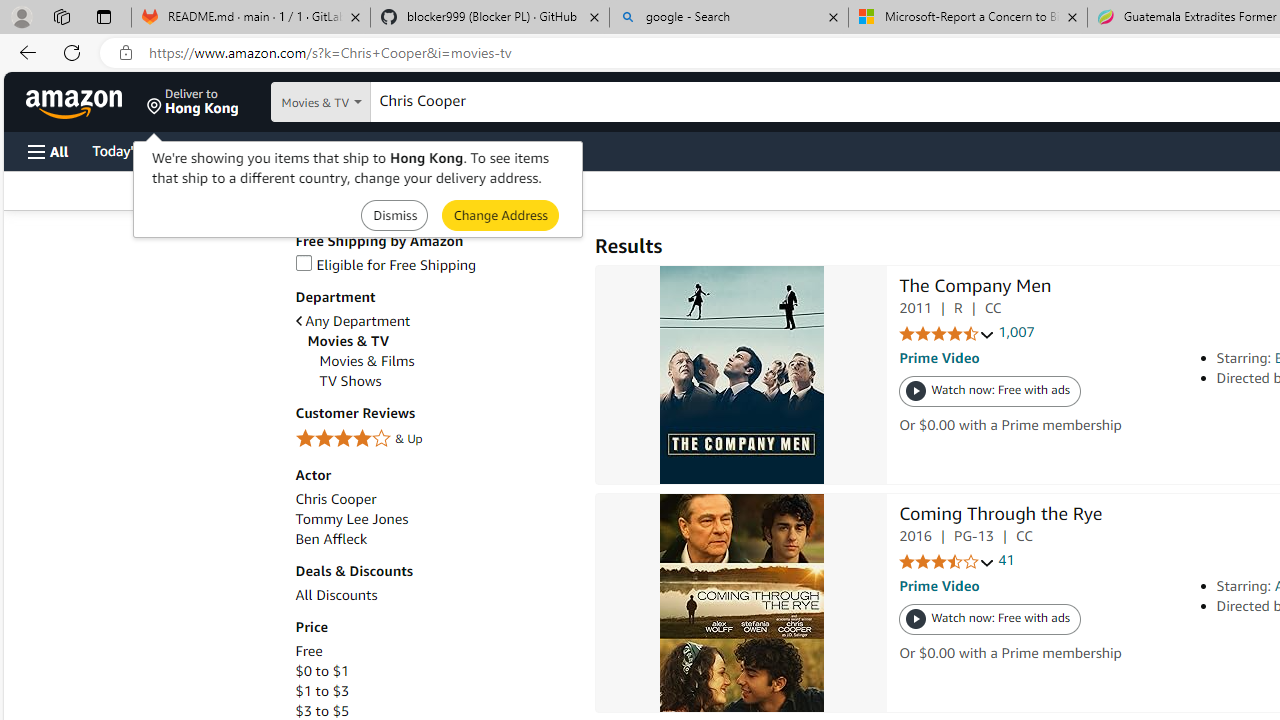 The image size is (1280, 720). I want to click on '3.3 out of 5 stars', so click(946, 562).